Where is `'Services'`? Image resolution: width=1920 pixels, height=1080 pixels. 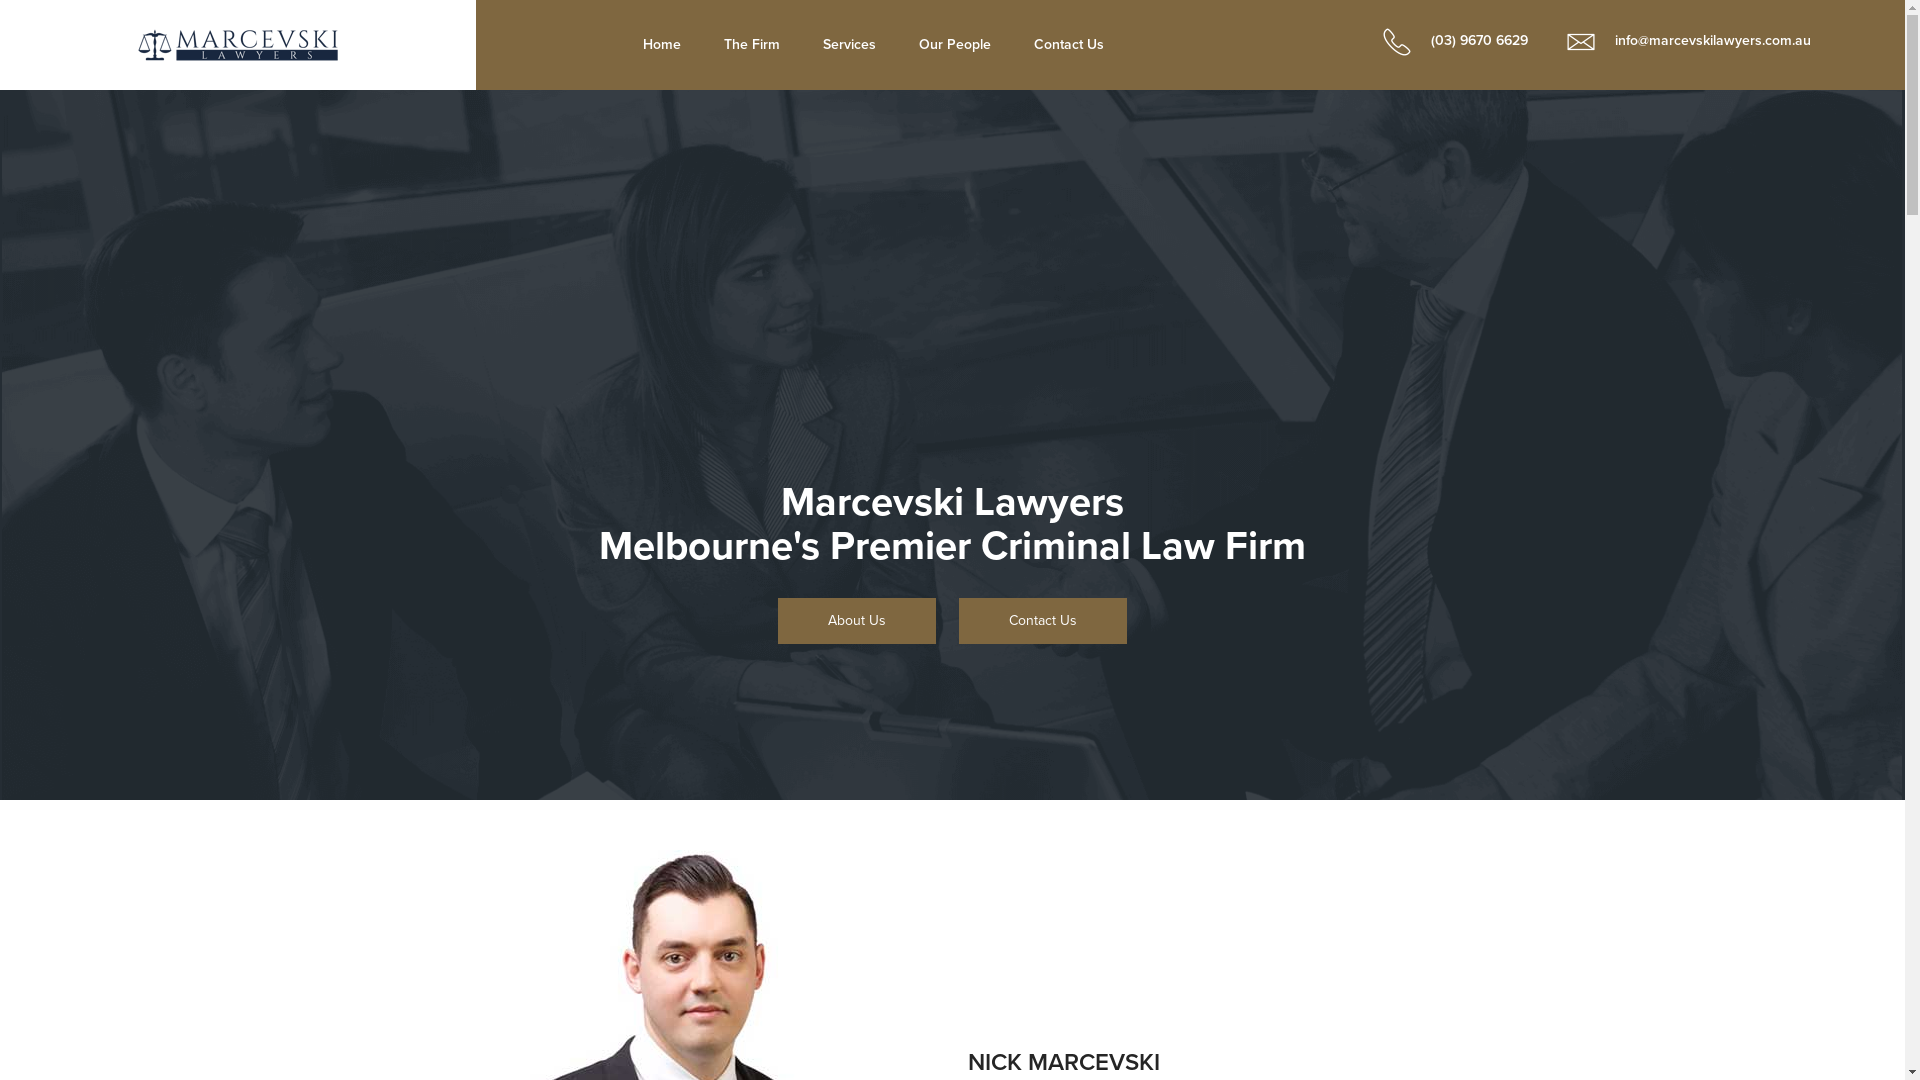 'Services' is located at coordinates (849, 45).